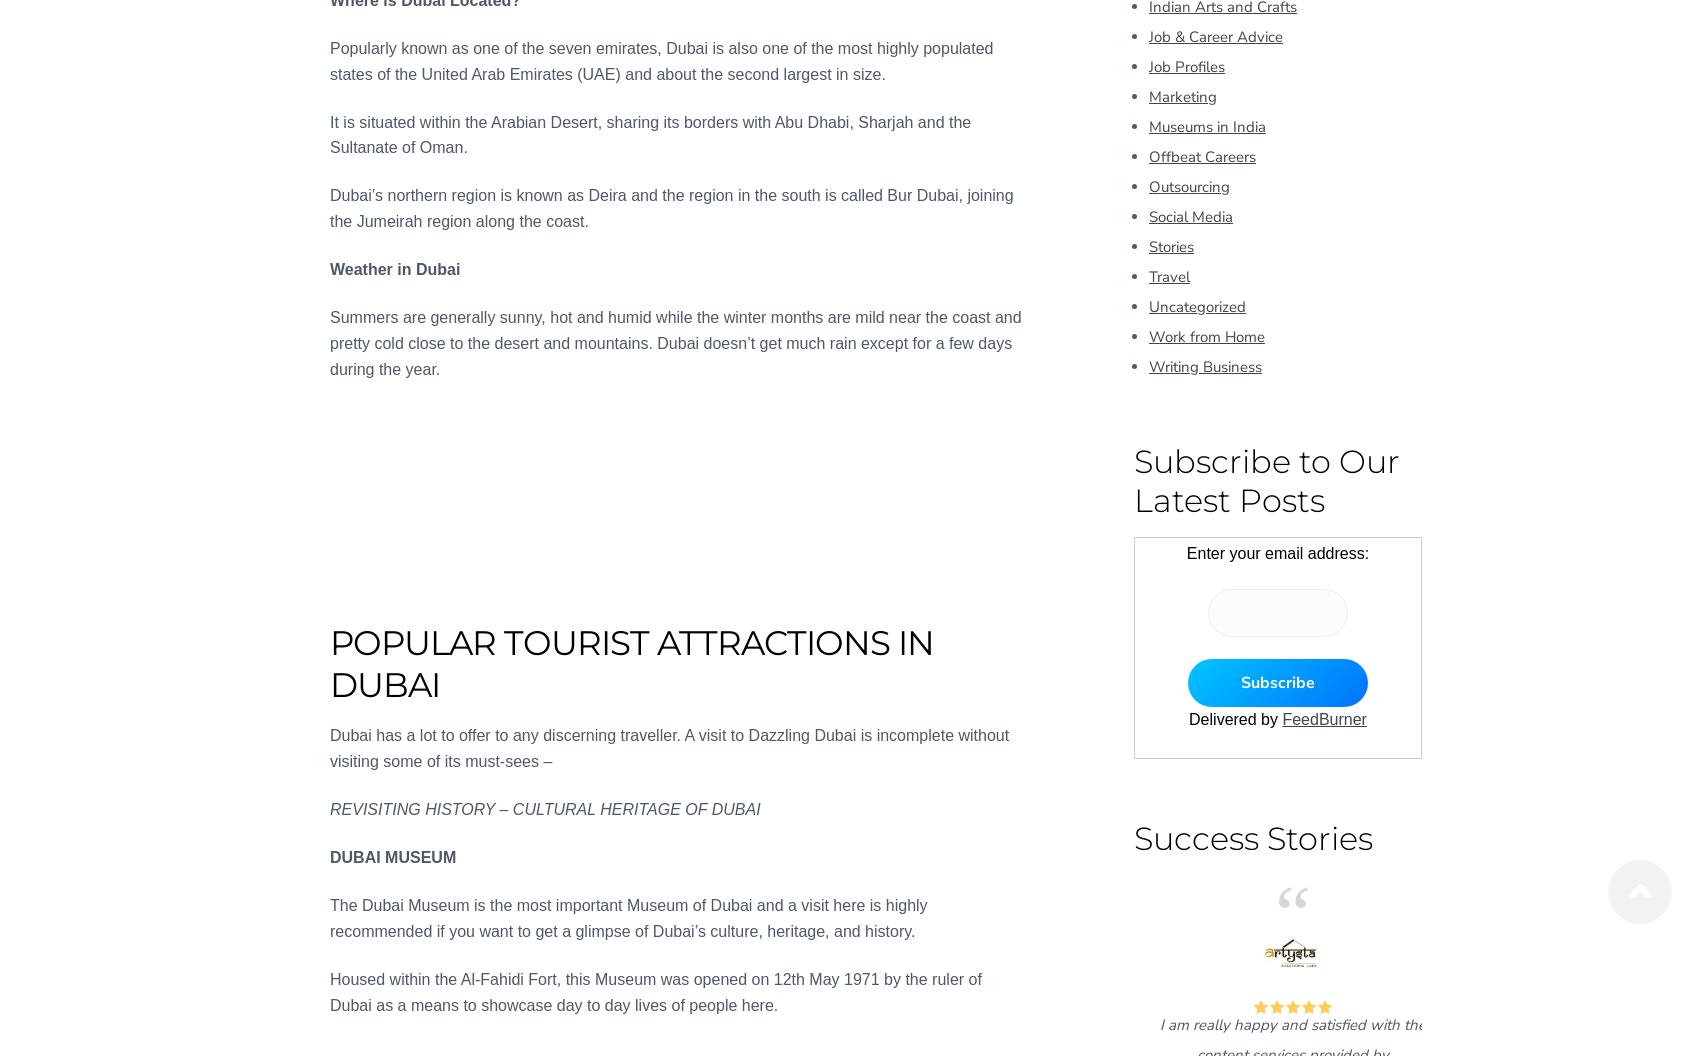 Image resolution: width=1692 pixels, height=1056 pixels. What do you see at coordinates (328, 269) in the screenshot?
I see `'Weather in Dubai'` at bounding box center [328, 269].